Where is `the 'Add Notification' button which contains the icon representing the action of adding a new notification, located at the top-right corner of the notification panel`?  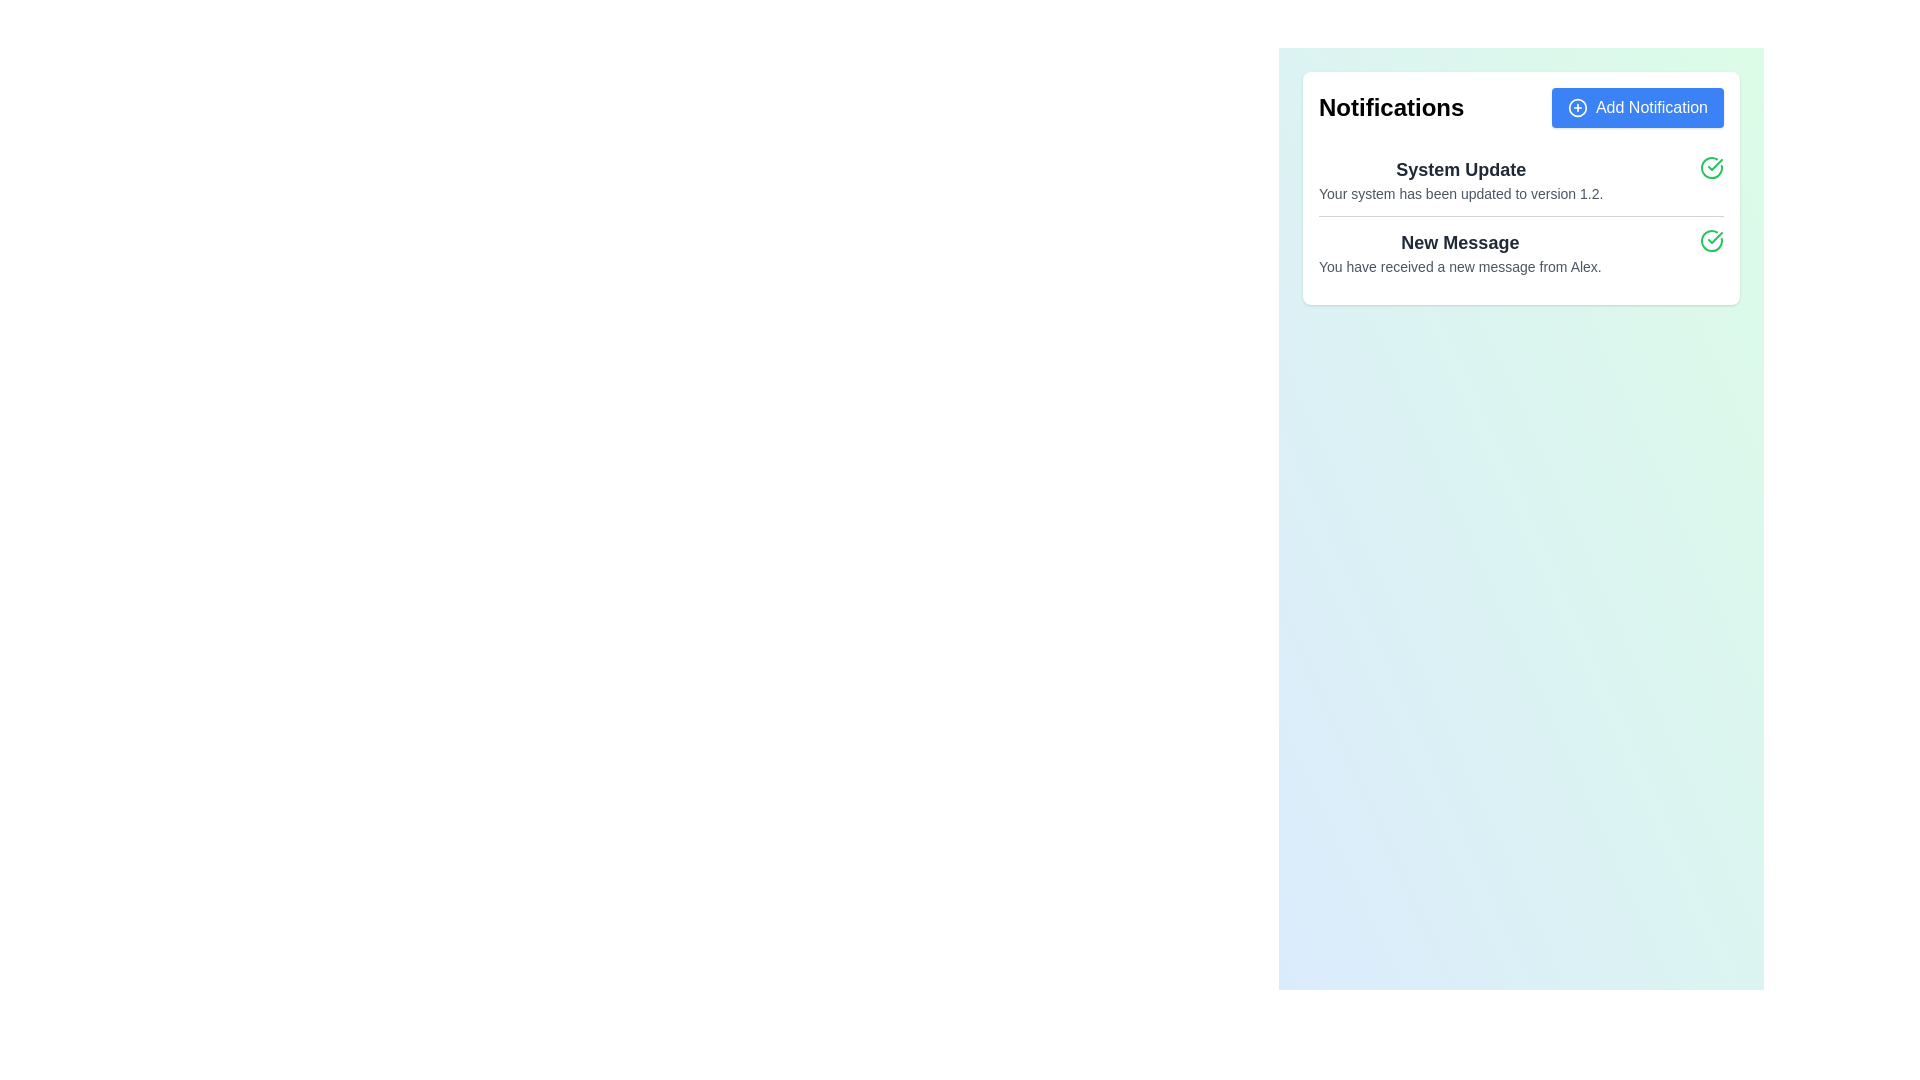 the 'Add Notification' button which contains the icon representing the action of adding a new notification, located at the top-right corner of the notification panel is located at coordinates (1576, 108).